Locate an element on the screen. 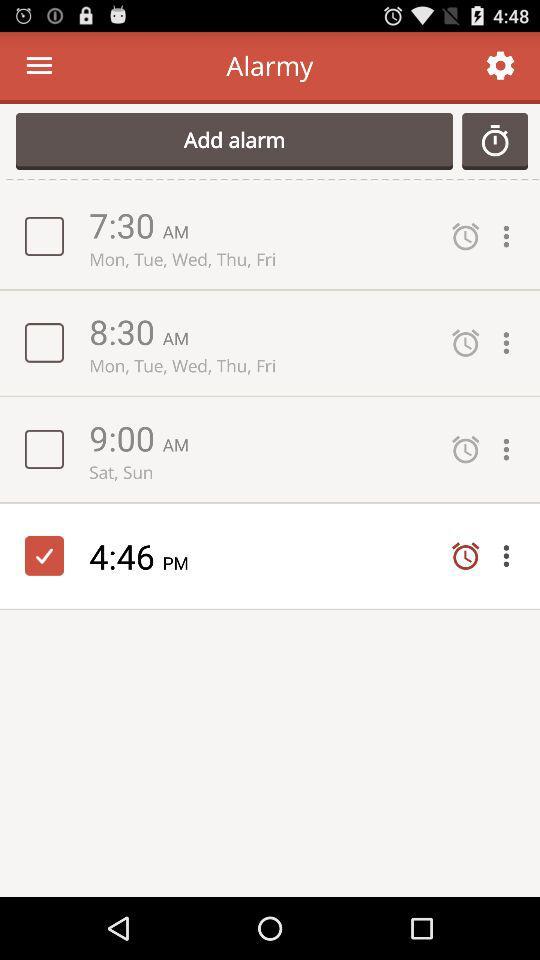  item above sat, sun app is located at coordinates (125, 437).